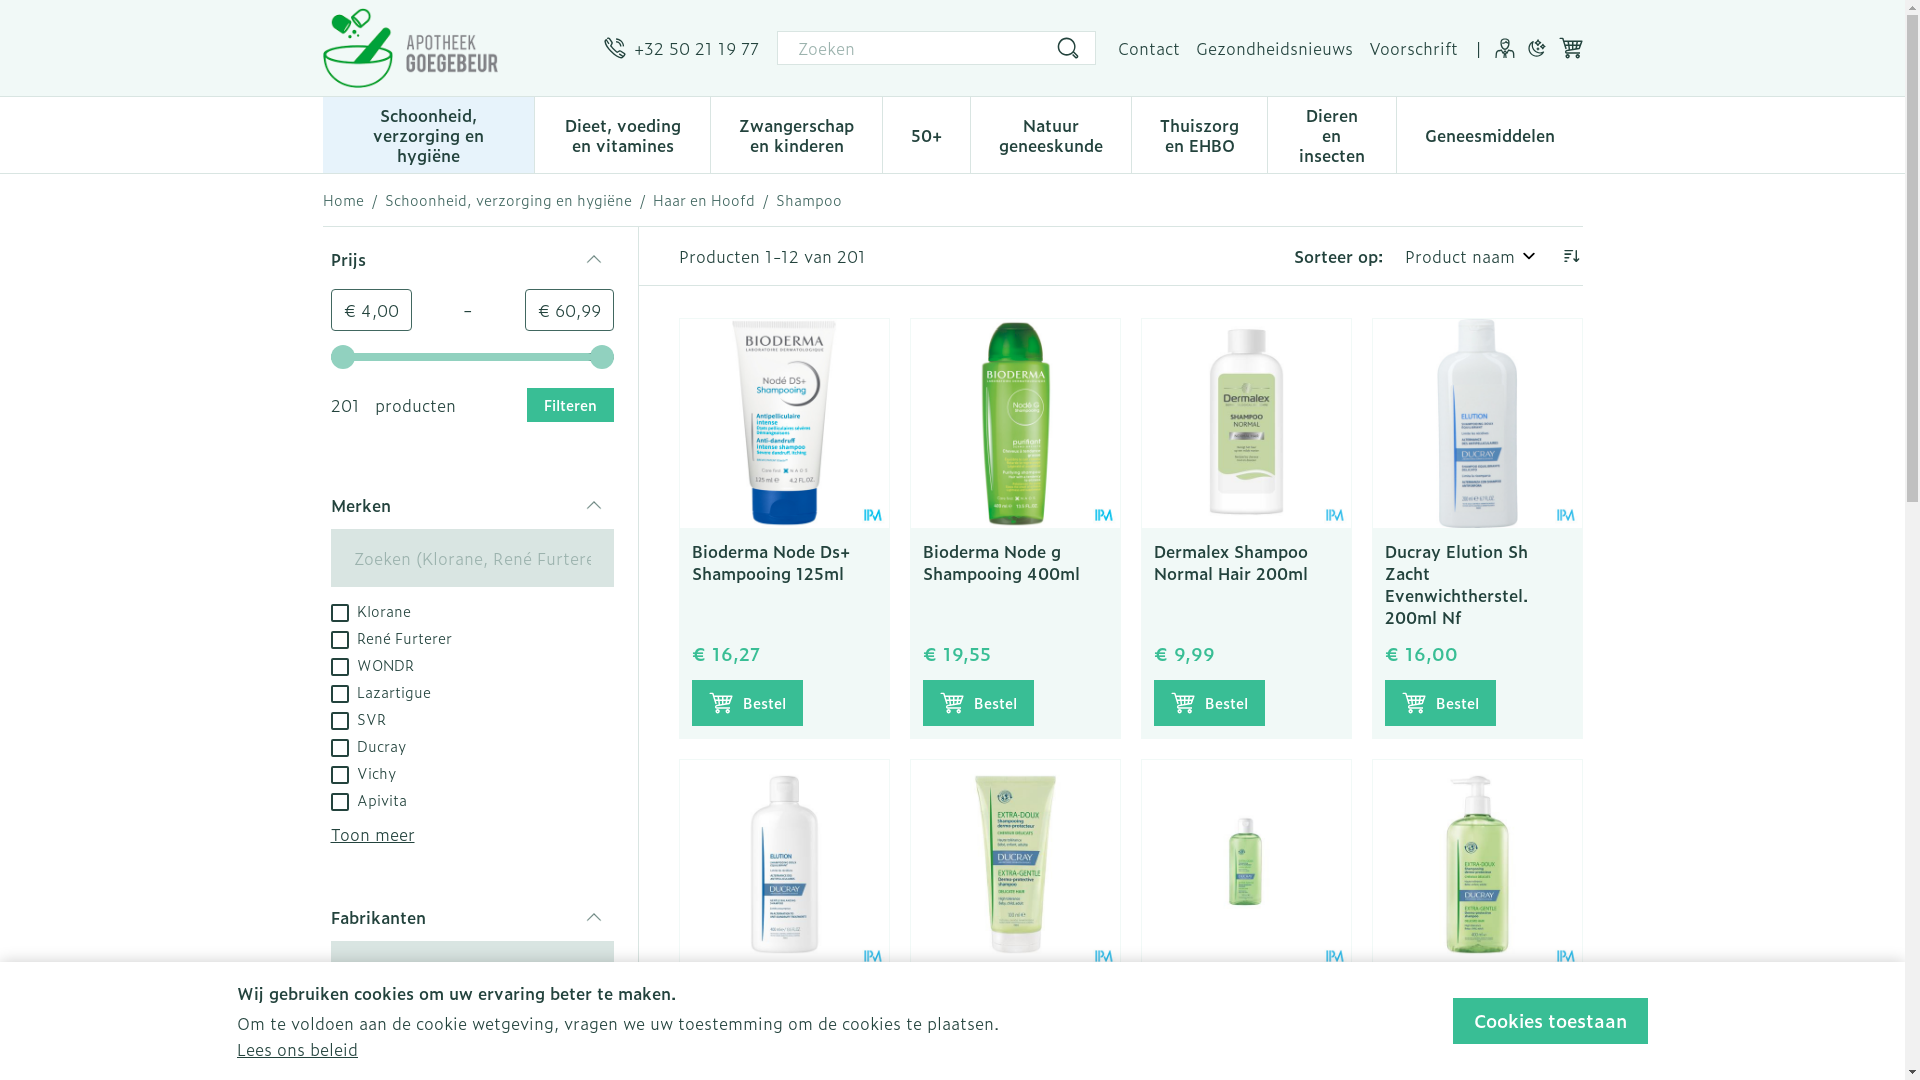  I want to click on 'on', so click(339, 774).